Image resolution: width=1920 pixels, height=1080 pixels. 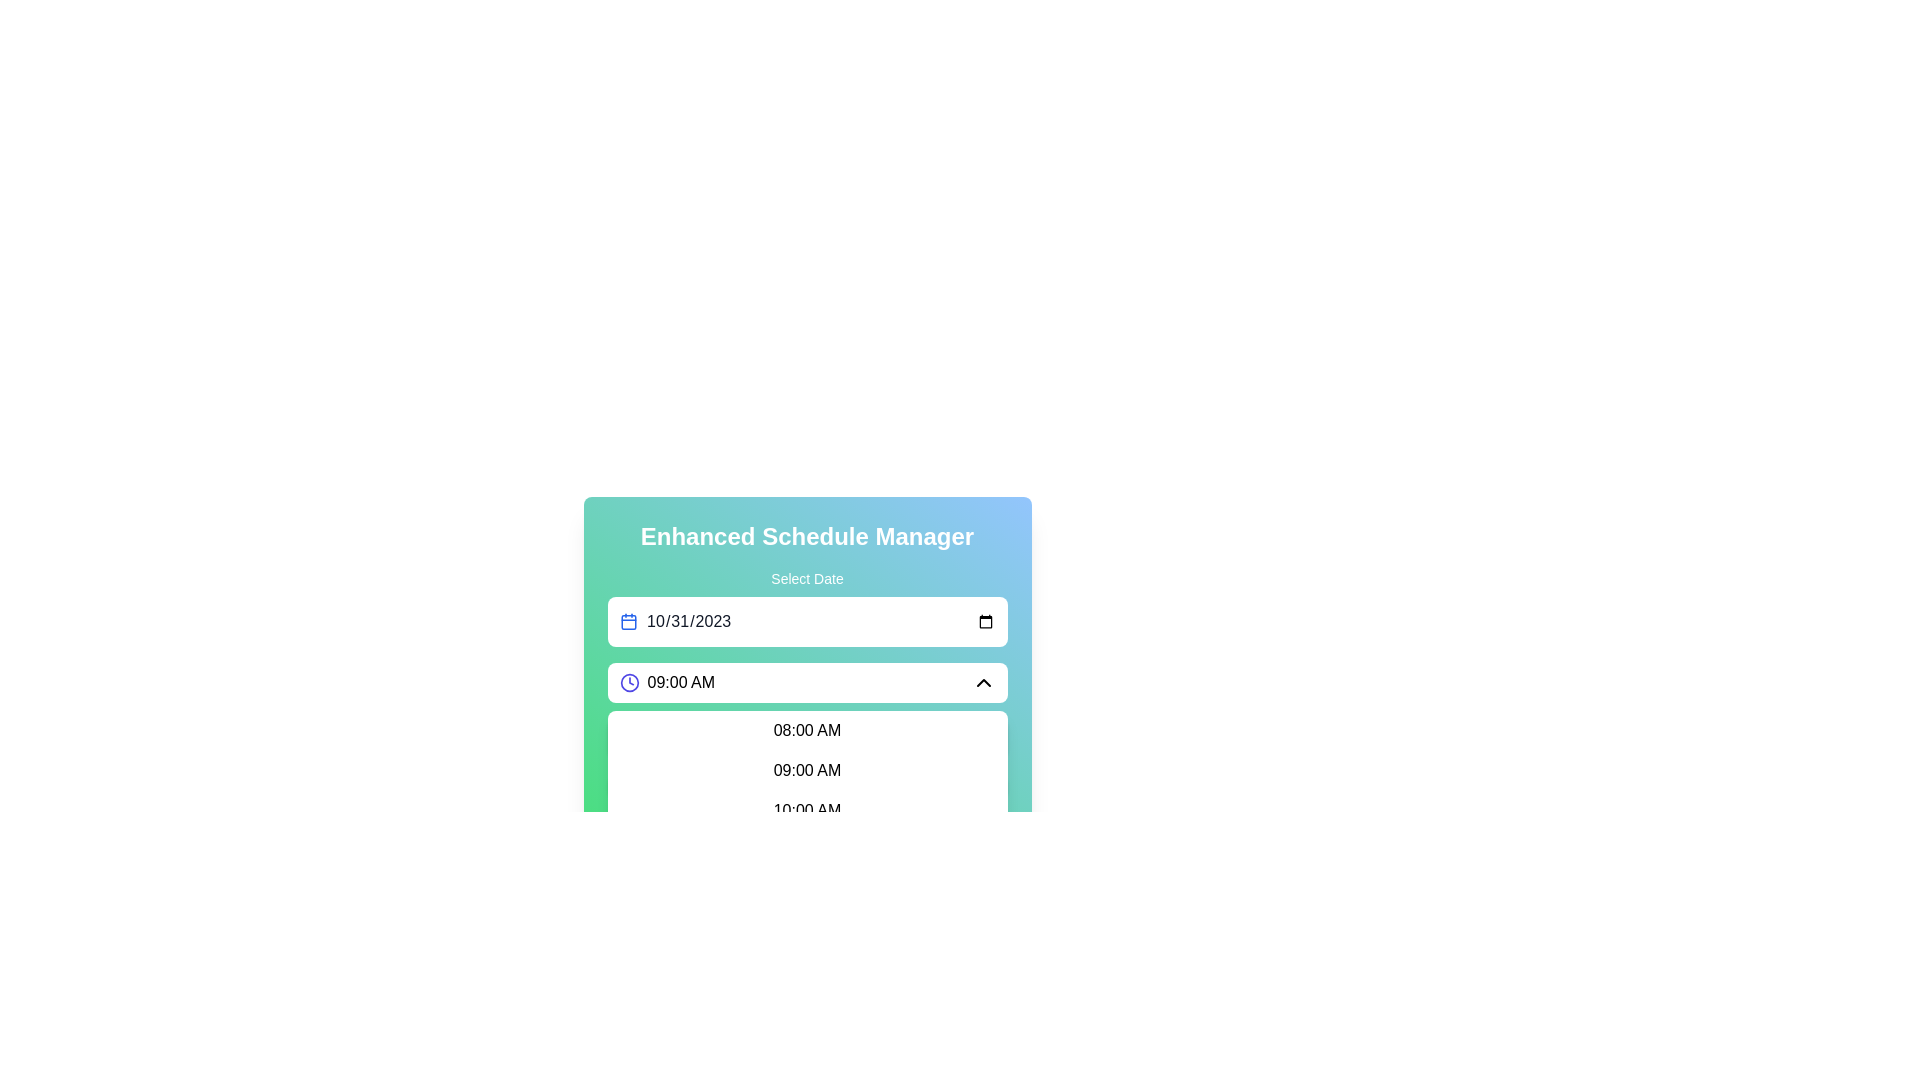 I want to click on the text label that serves as a contextual information label for the date selection input field, located below the heading 'Enhanced Schedule Manager', so click(x=807, y=578).